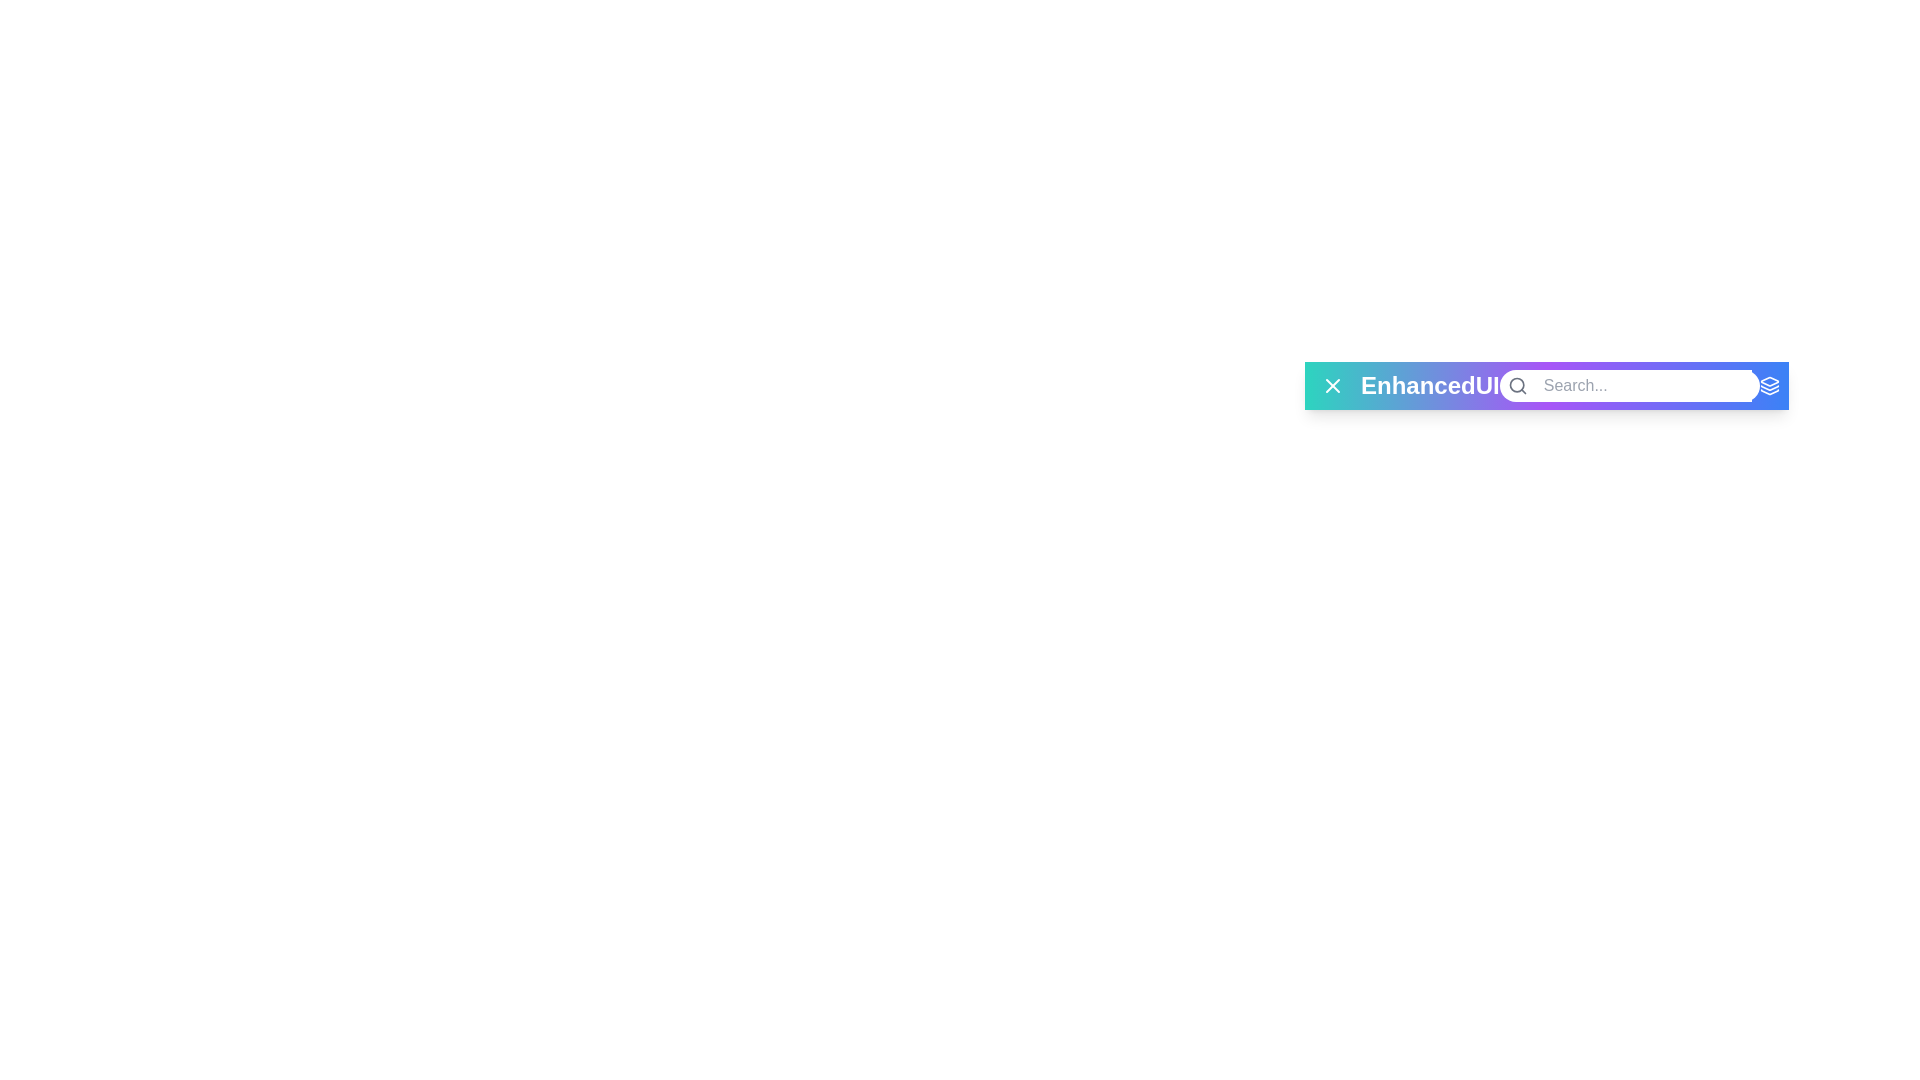  Describe the element at coordinates (1769, 385) in the screenshot. I see `the layered icon on the right of the EnhancedAppBar` at that location.